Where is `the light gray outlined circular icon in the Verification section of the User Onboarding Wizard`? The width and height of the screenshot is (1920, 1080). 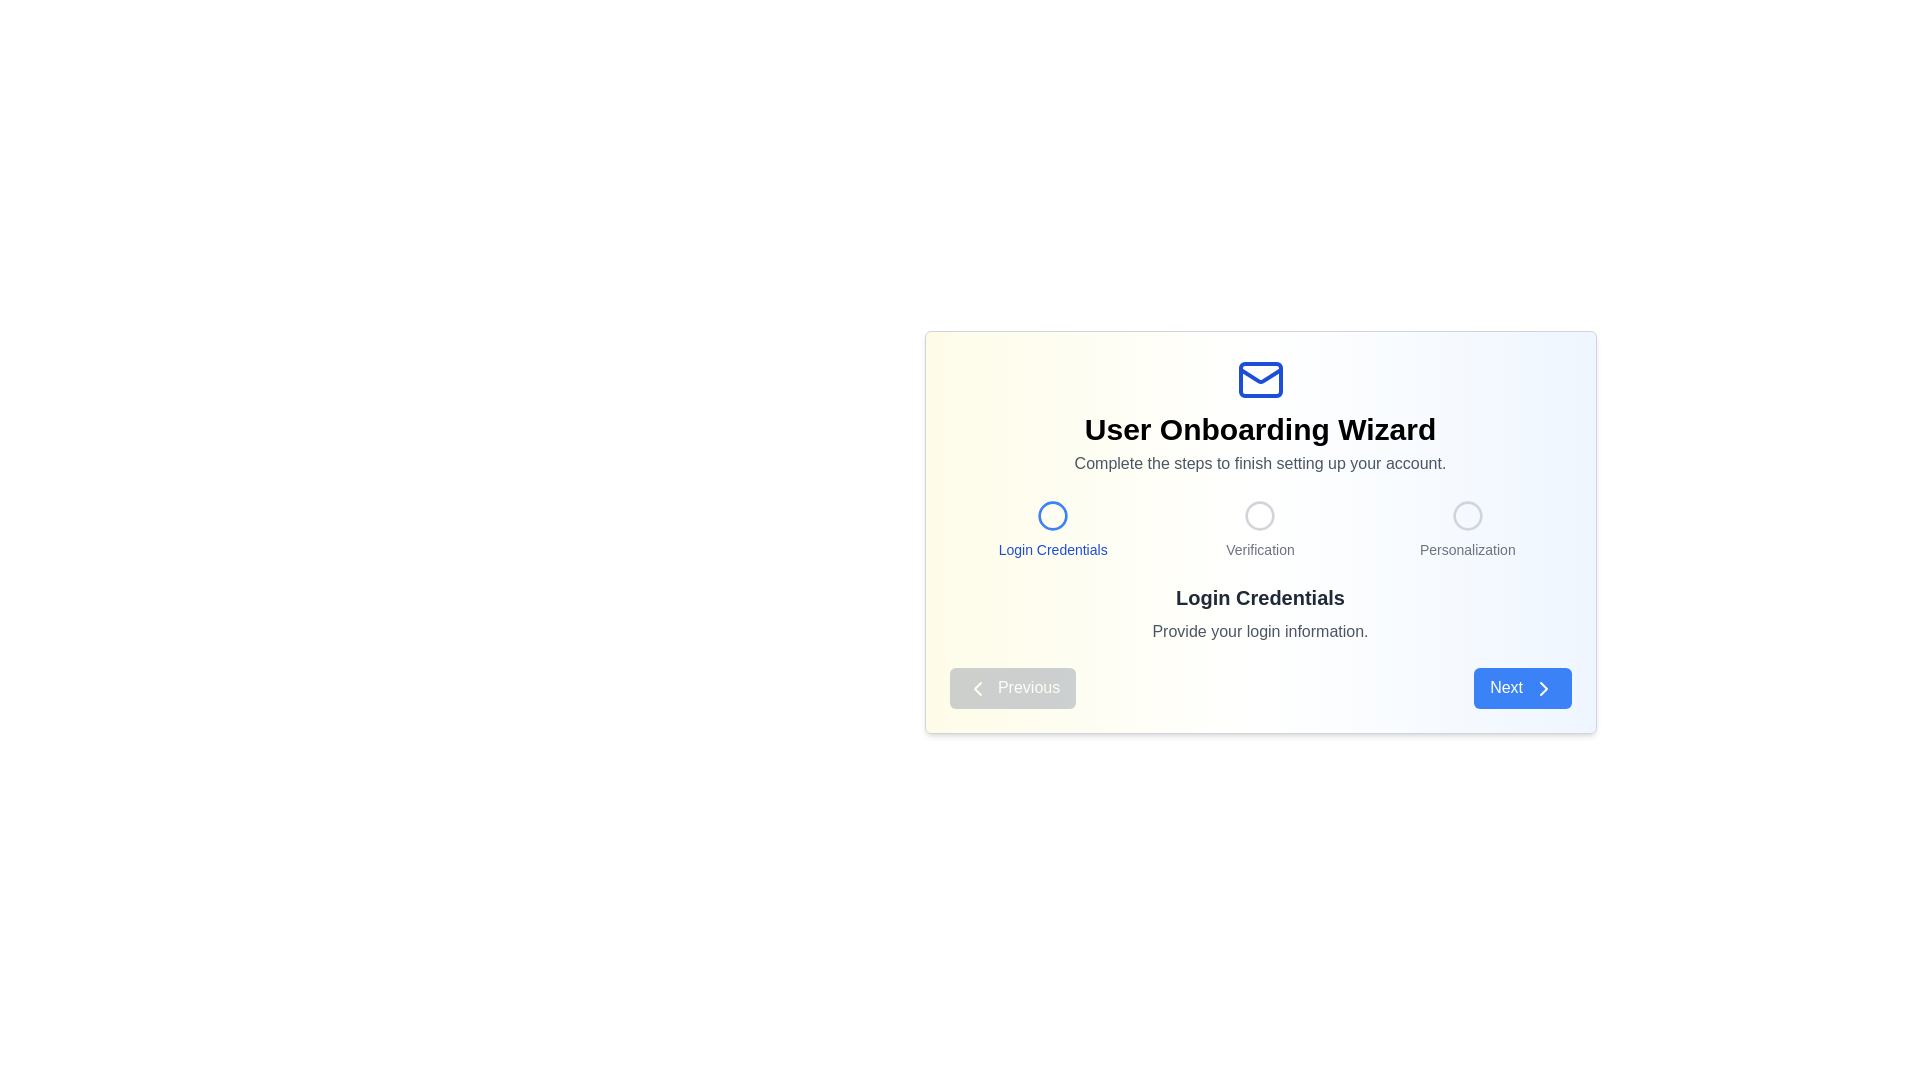 the light gray outlined circular icon in the Verification section of the User Onboarding Wizard is located at coordinates (1259, 515).